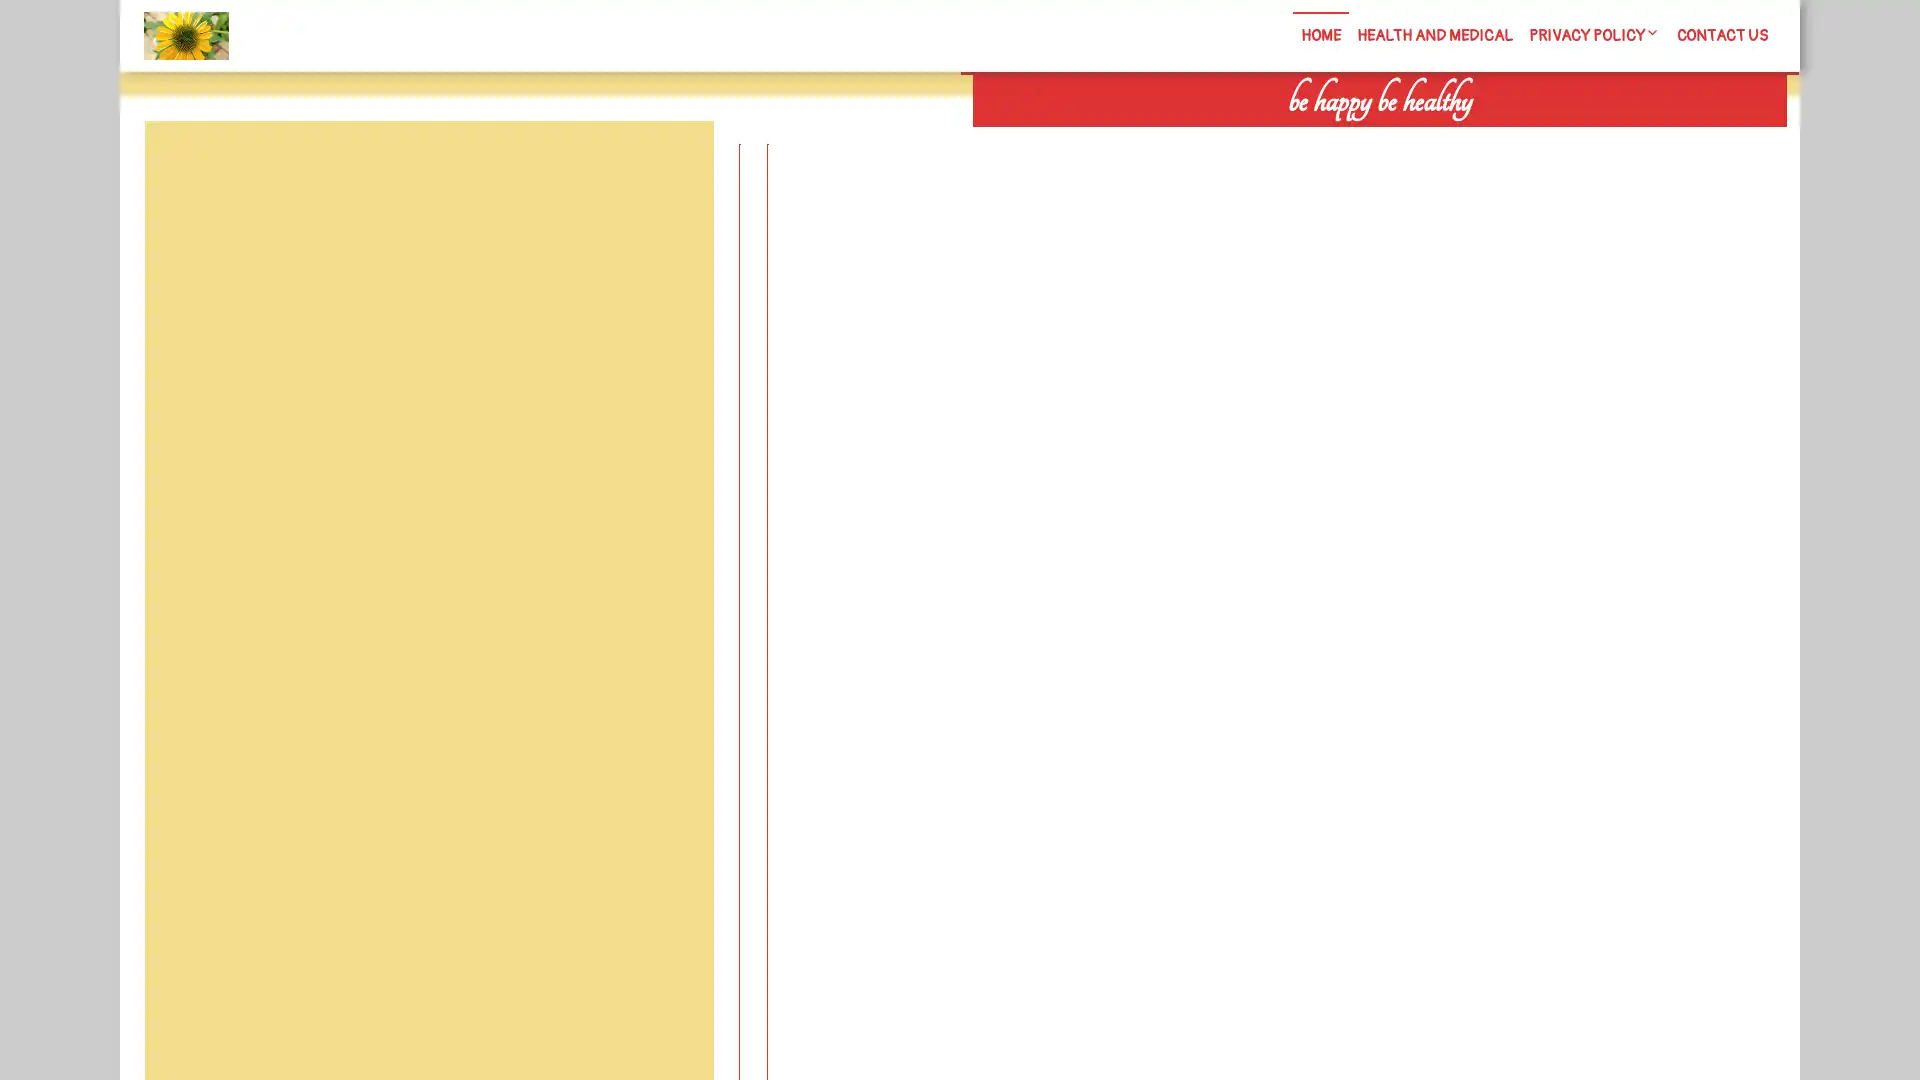 The width and height of the screenshot is (1920, 1080). I want to click on Search, so click(1557, 140).